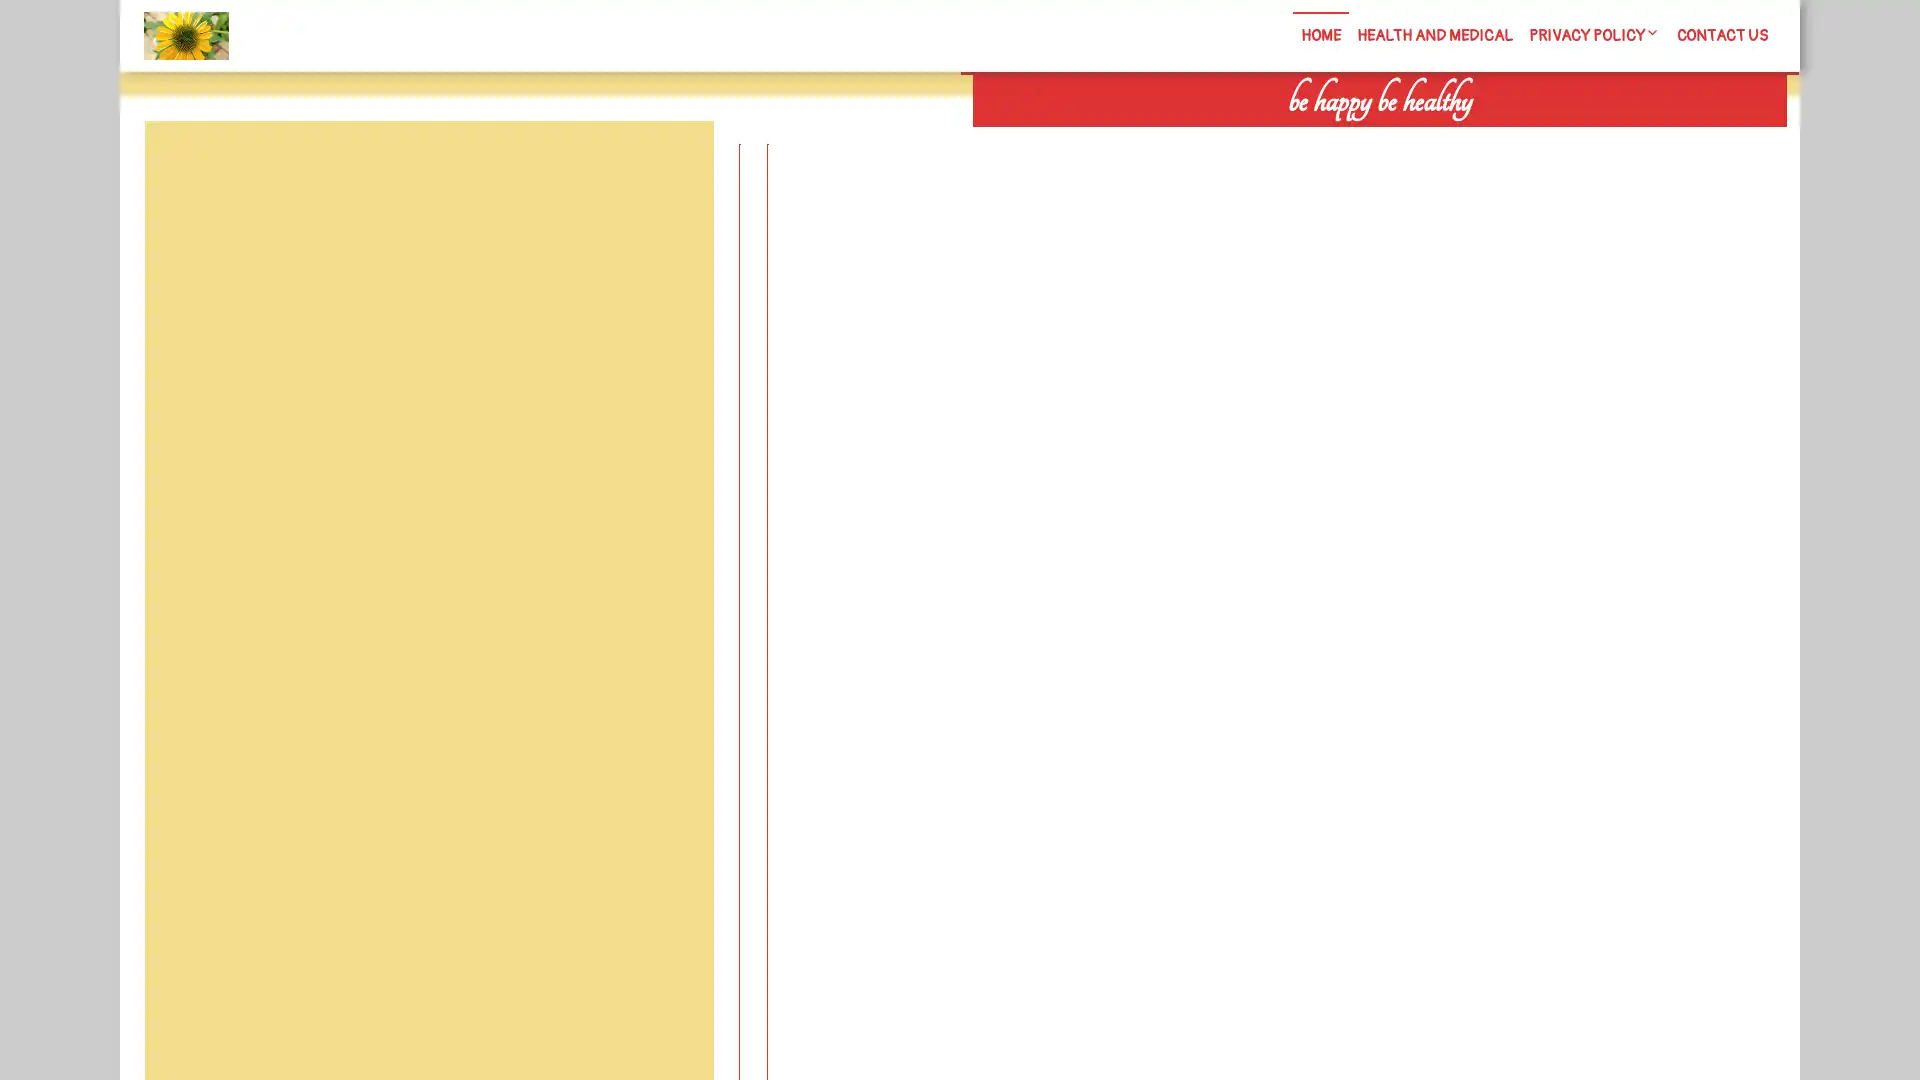 The width and height of the screenshot is (1920, 1080). I want to click on Search, so click(1557, 140).